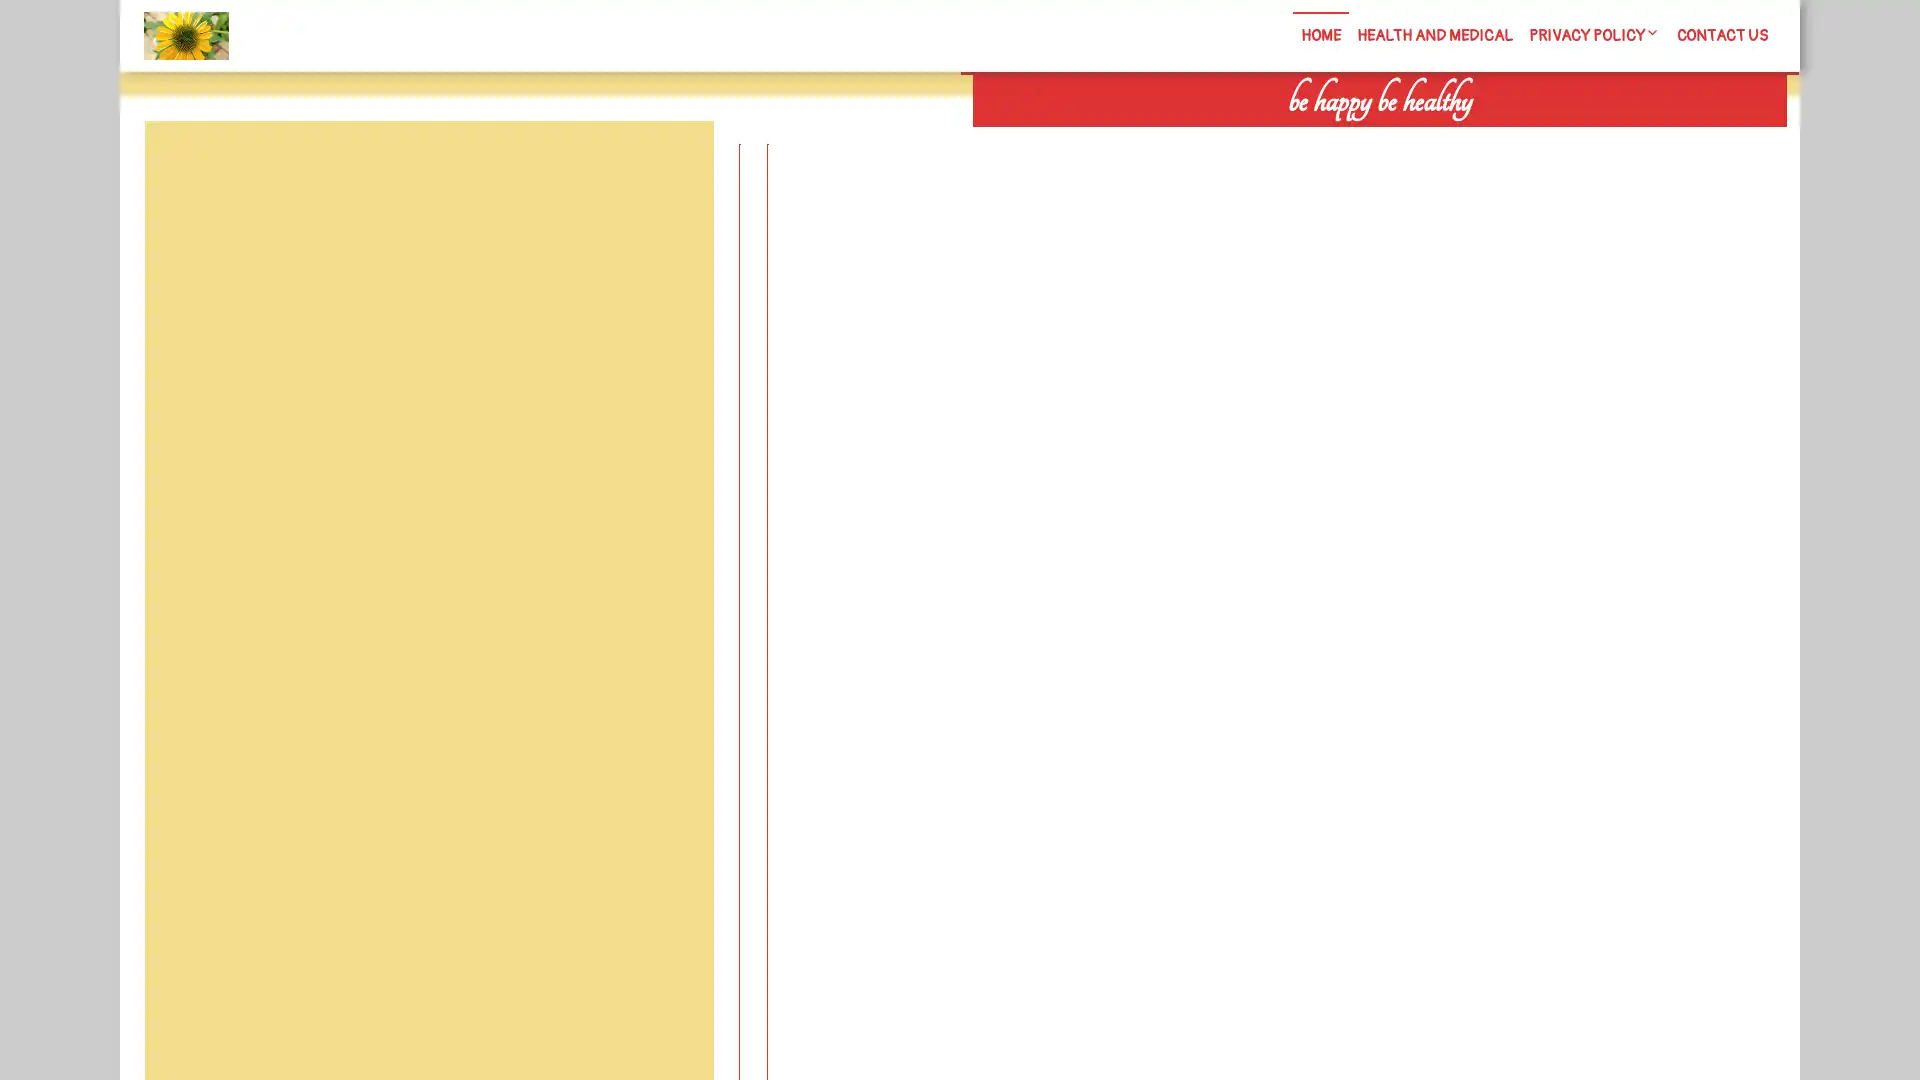 The width and height of the screenshot is (1920, 1080). I want to click on Search, so click(1557, 140).